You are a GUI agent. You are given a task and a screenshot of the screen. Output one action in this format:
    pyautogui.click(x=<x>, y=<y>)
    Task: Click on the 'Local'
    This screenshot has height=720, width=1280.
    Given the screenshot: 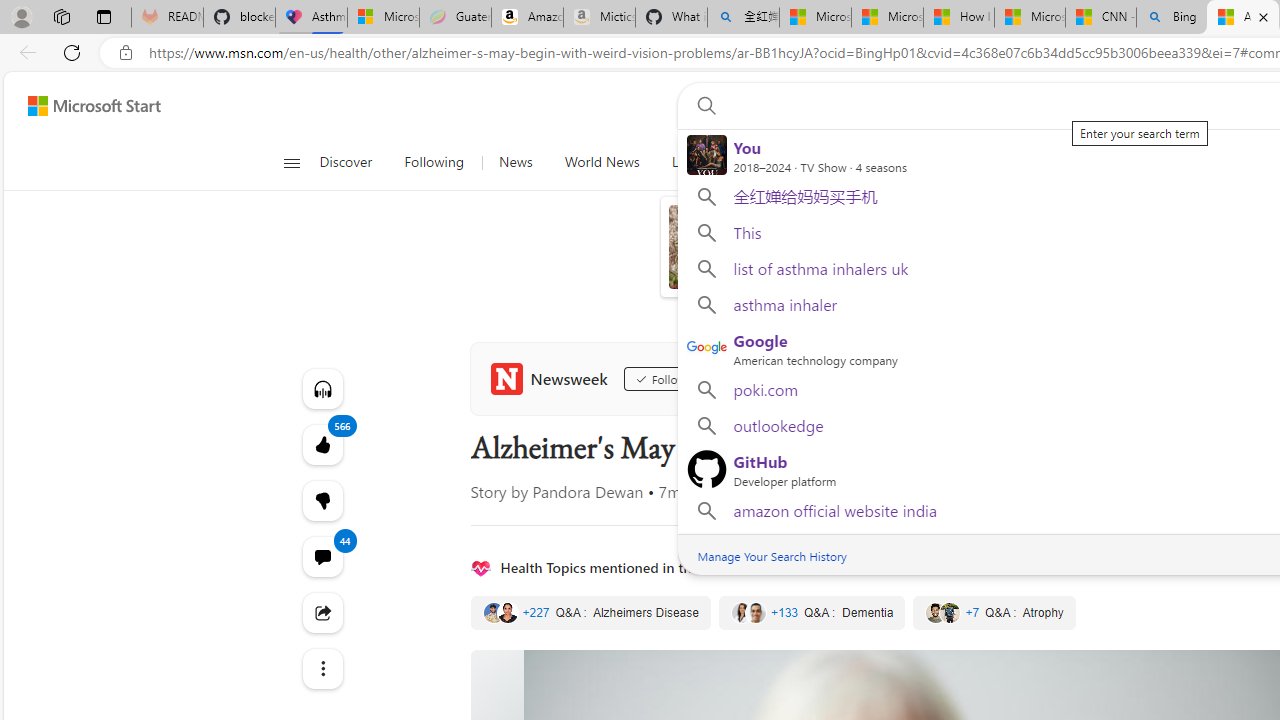 What is the action you would take?
    pyautogui.click(x=687, y=162)
    